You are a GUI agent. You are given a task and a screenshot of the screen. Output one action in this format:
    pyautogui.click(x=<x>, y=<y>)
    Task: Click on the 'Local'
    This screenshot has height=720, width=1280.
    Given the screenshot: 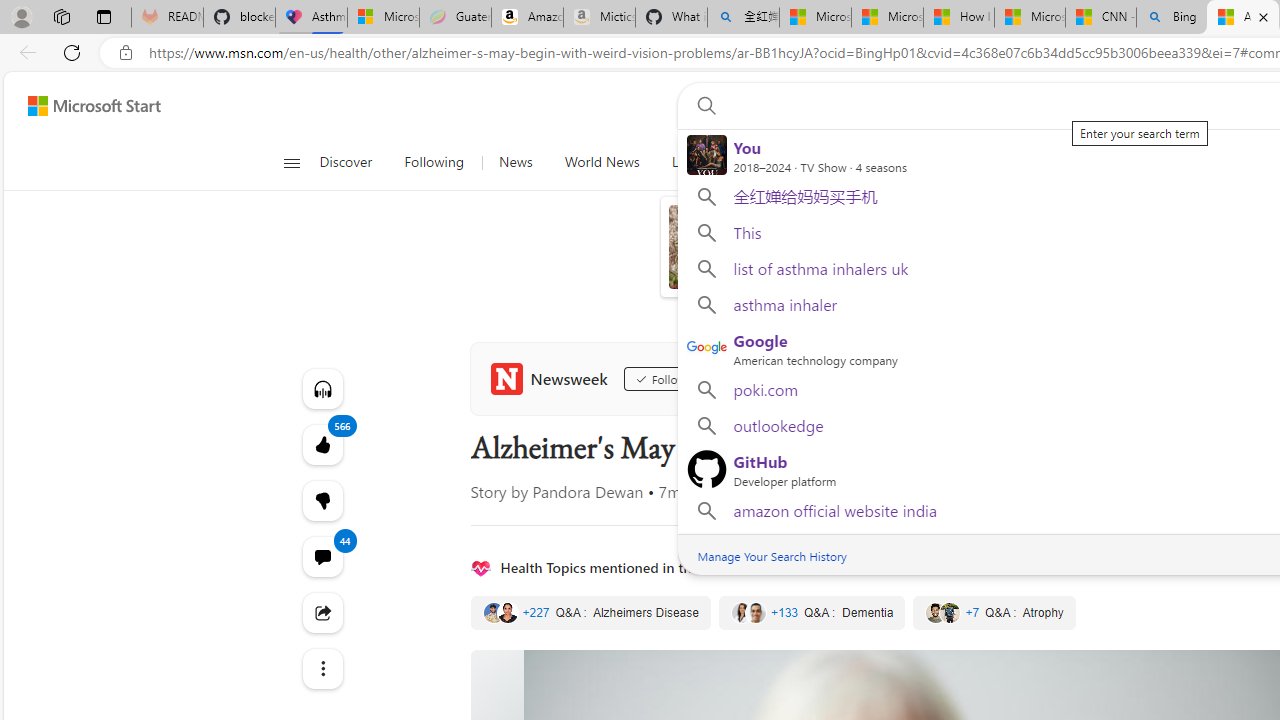 What is the action you would take?
    pyautogui.click(x=687, y=162)
    